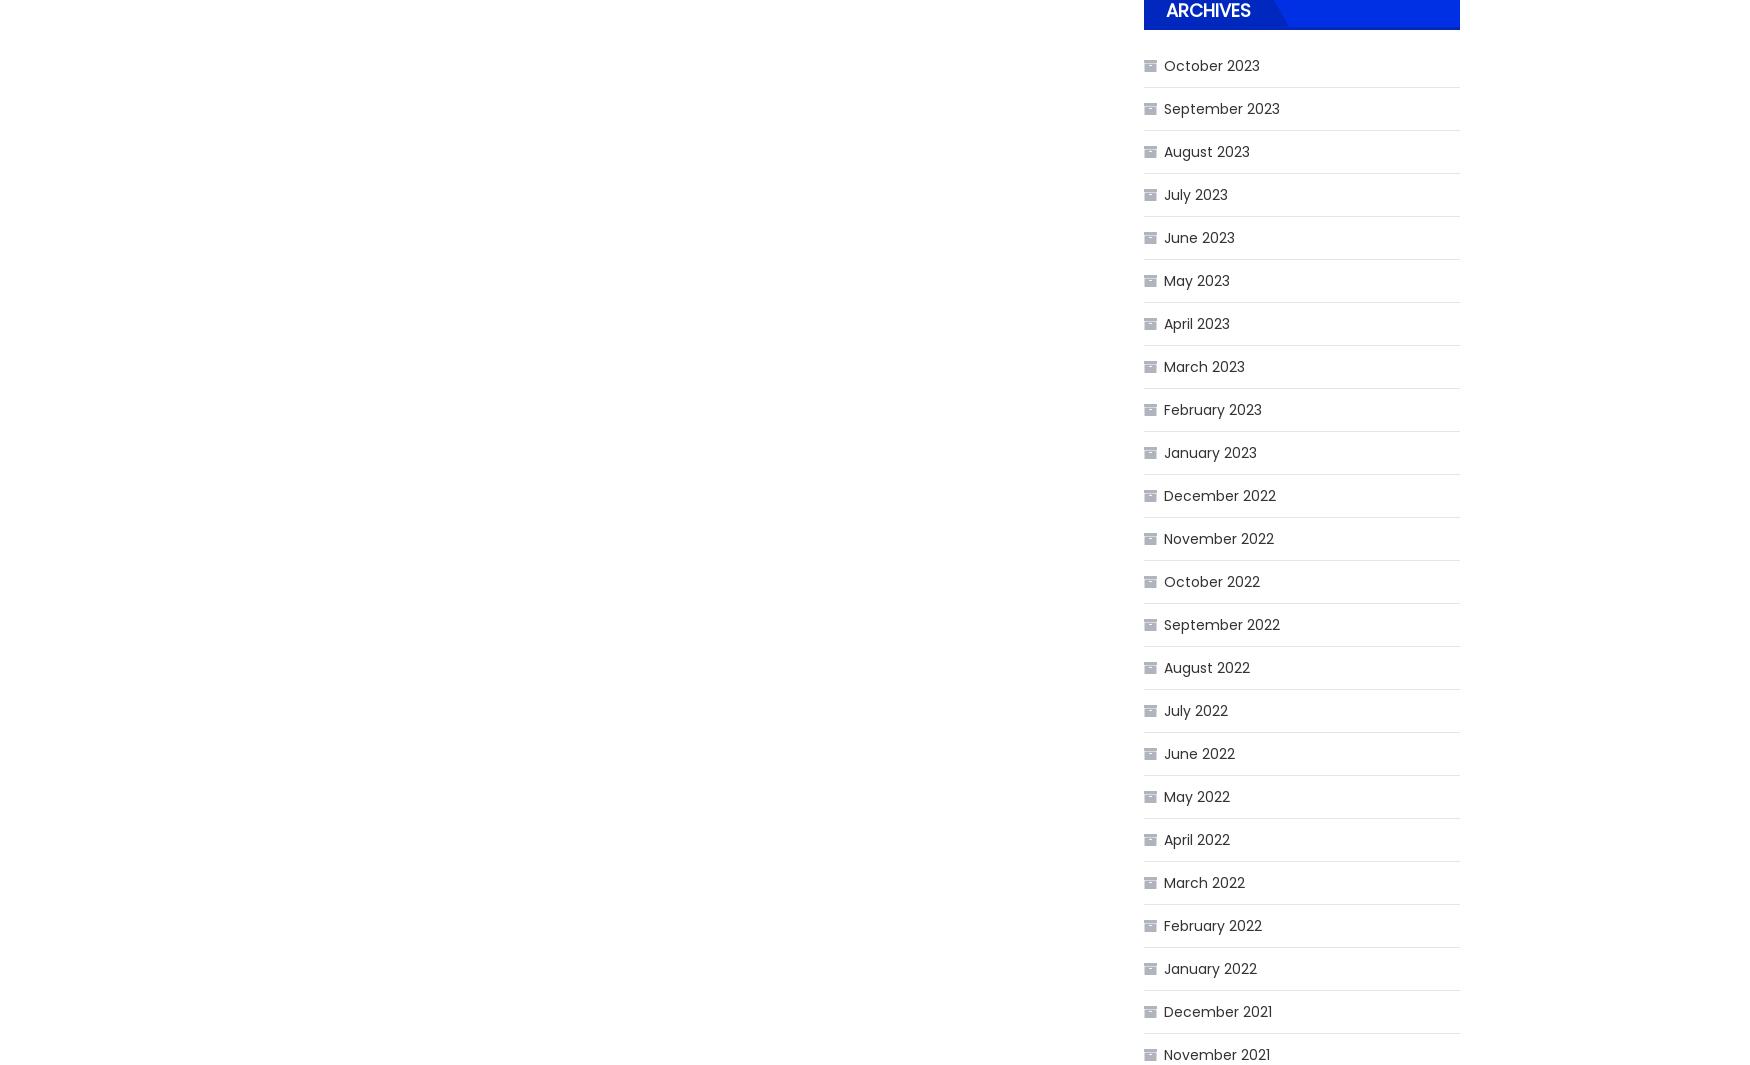  I want to click on 'December 2022', so click(1219, 494).